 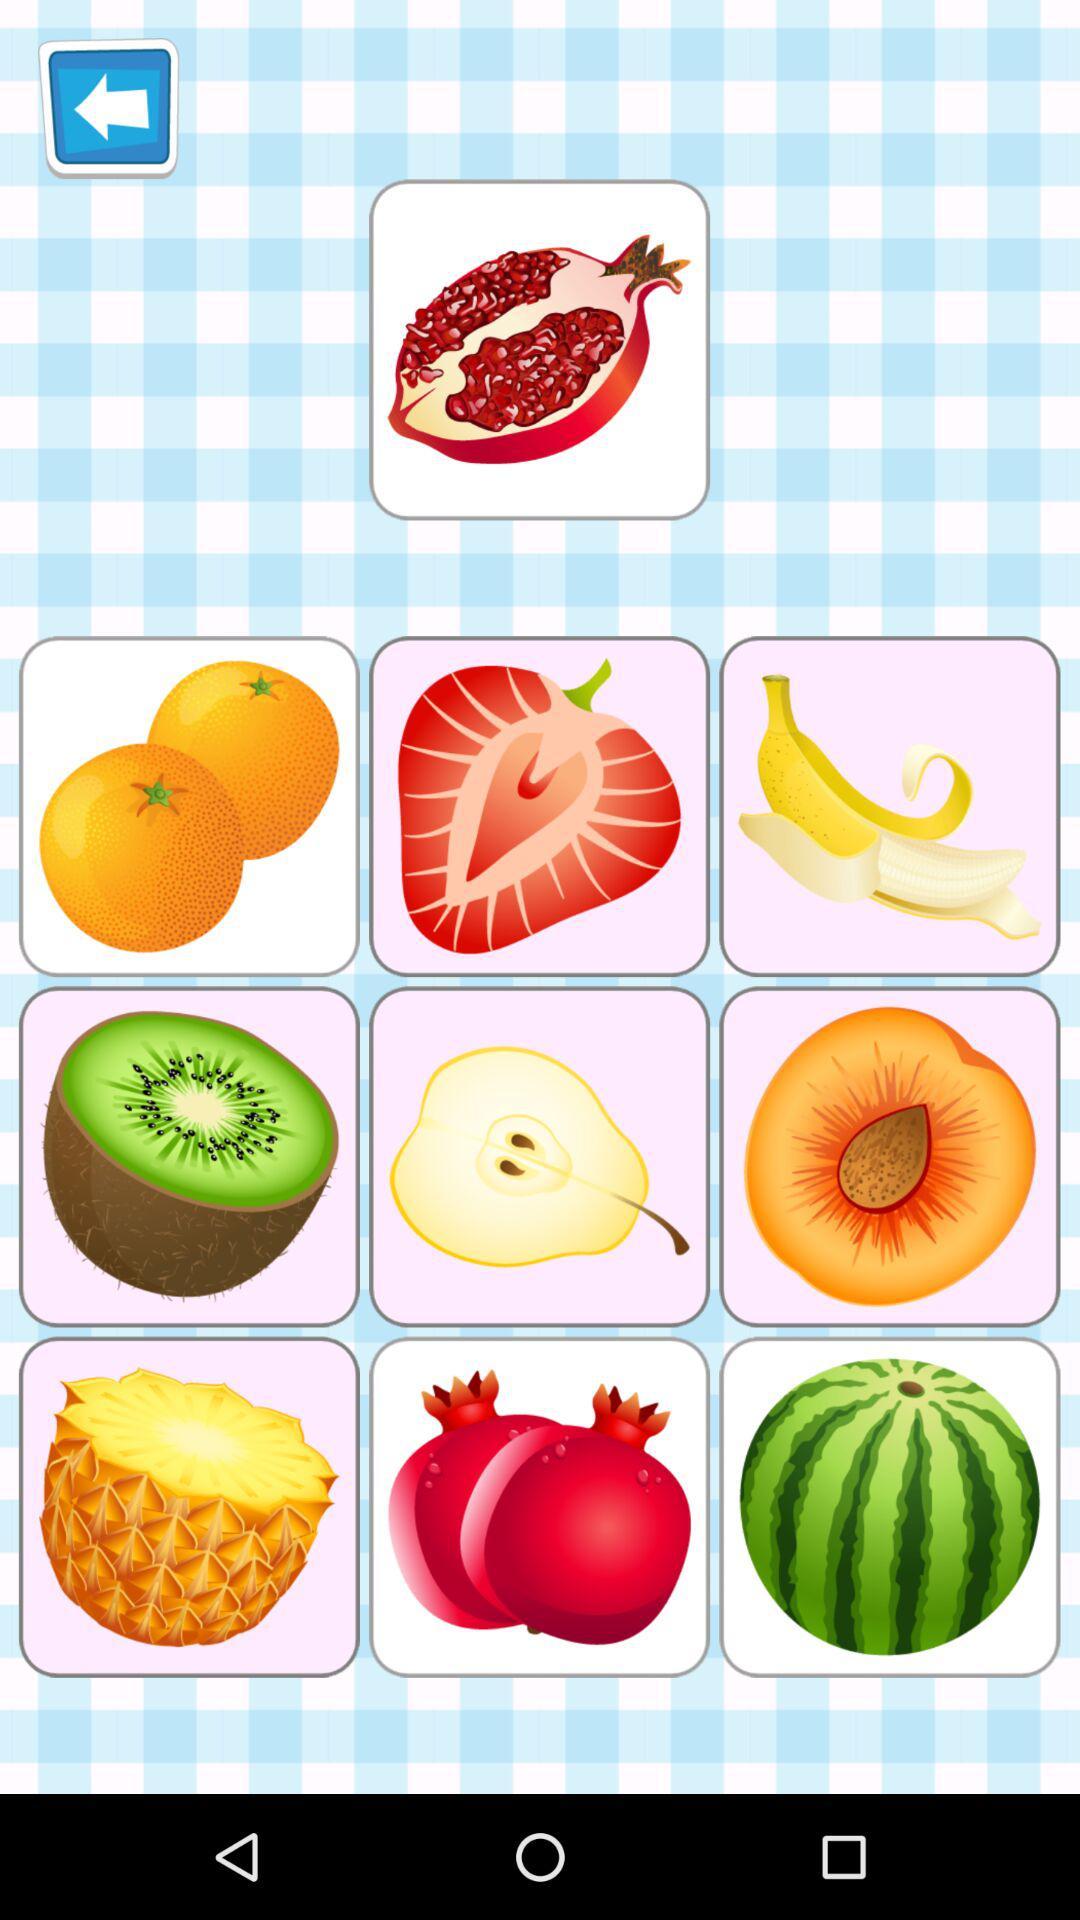 What do you see at coordinates (108, 115) in the screenshot?
I see `the arrow_backward icon` at bounding box center [108, 115].